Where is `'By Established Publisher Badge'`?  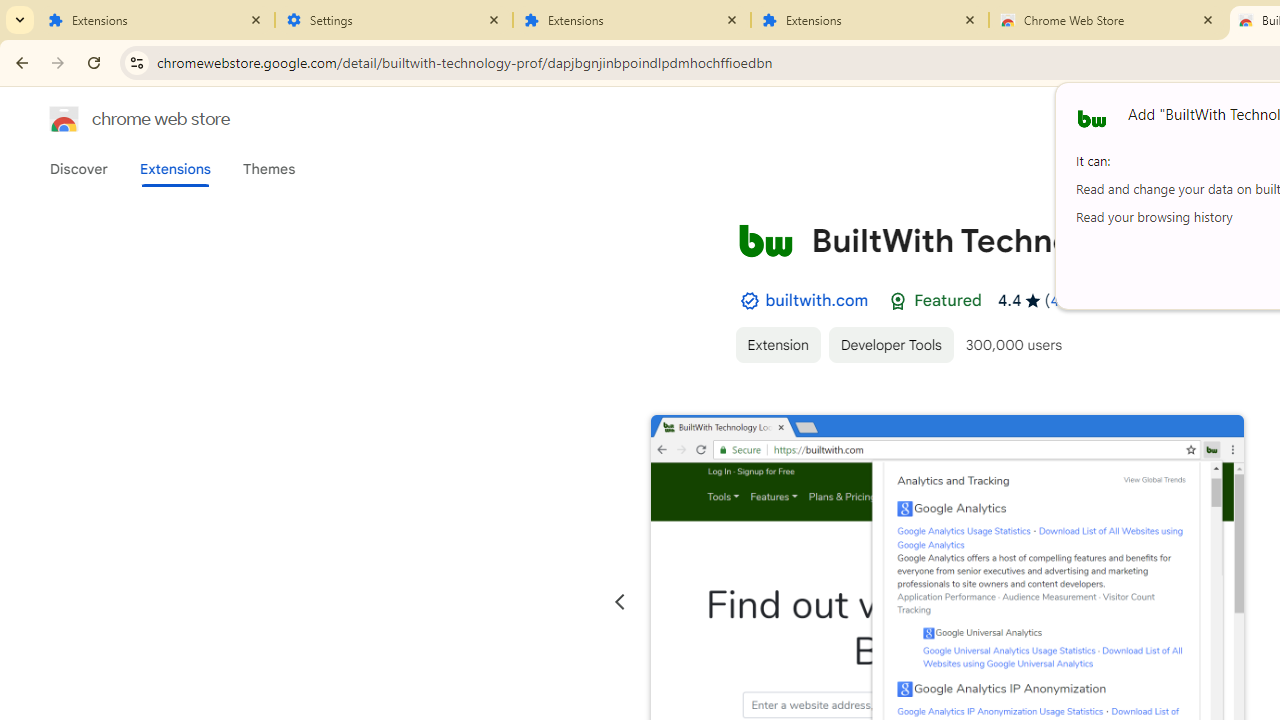 'By Established Publisher Badge' is located at coordinates (748, 301).